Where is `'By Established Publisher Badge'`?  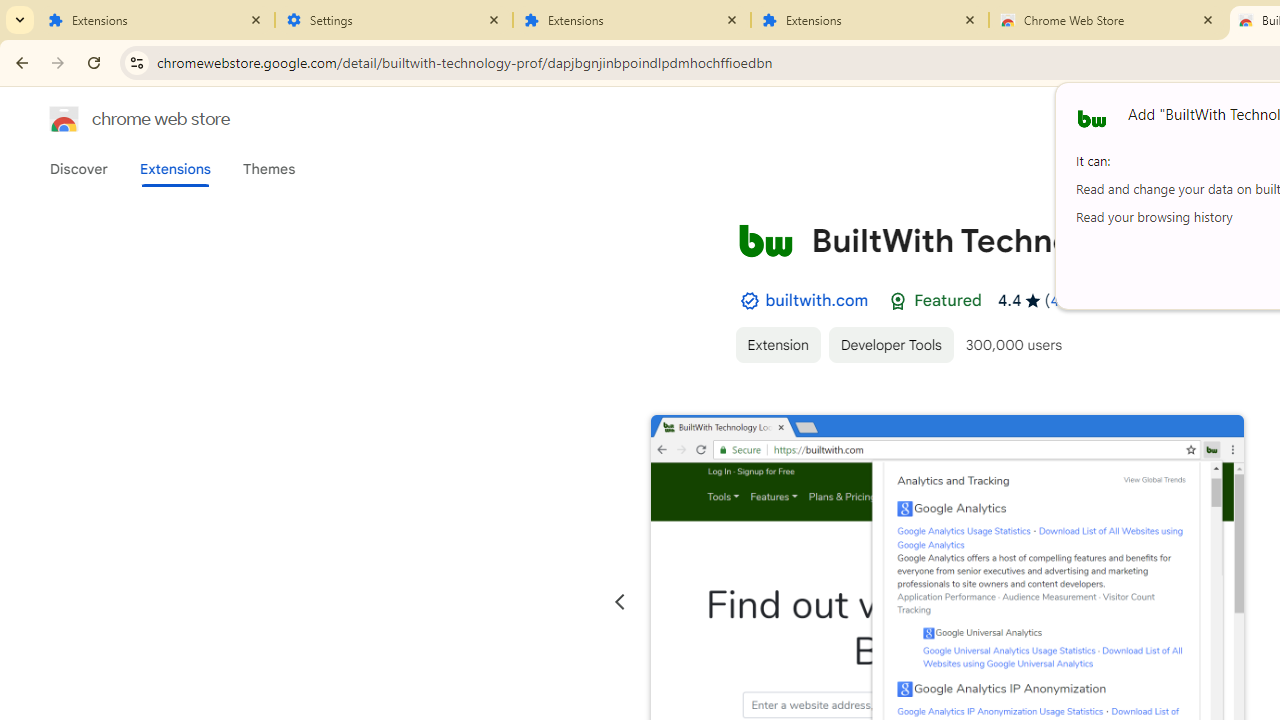 'By Established Publisher Badge' is located at coordinates (748, 301).